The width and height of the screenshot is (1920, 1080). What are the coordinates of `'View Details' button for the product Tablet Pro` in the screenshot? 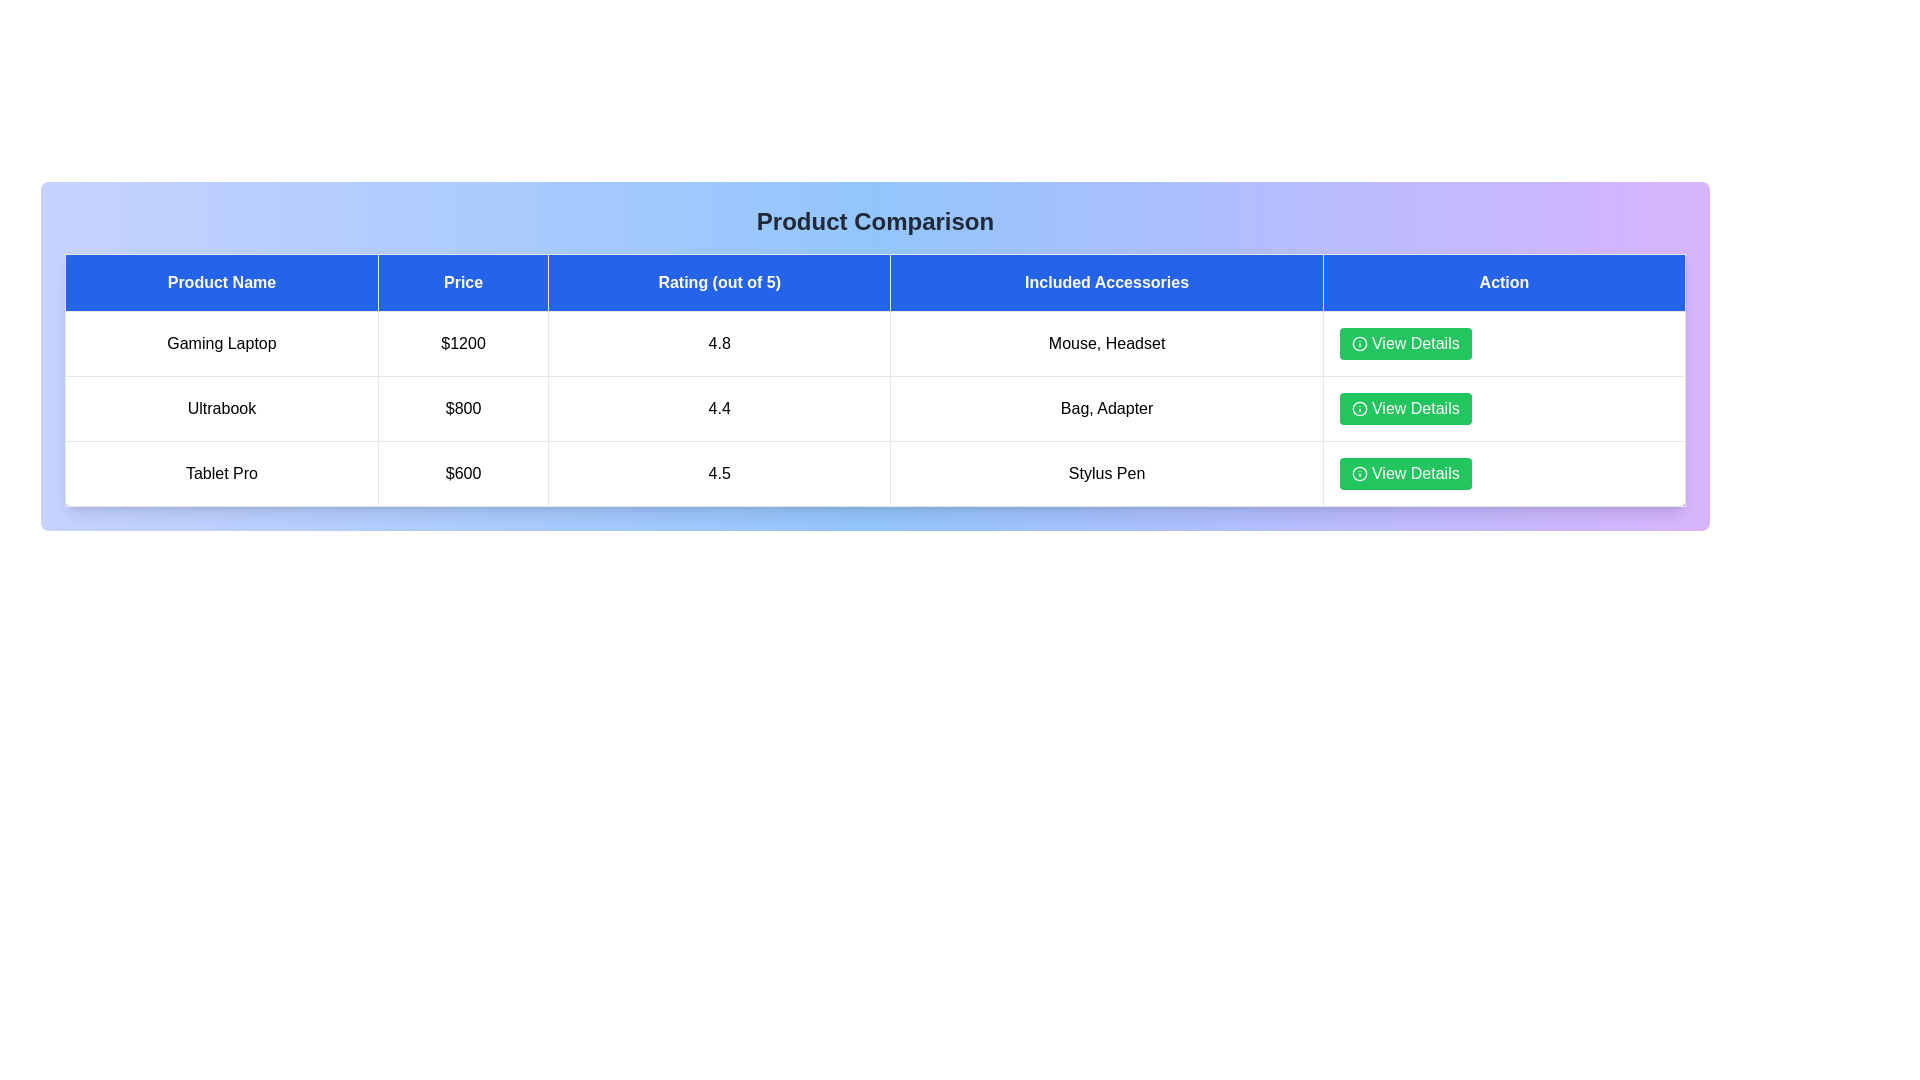 It's located at (1404, 474).